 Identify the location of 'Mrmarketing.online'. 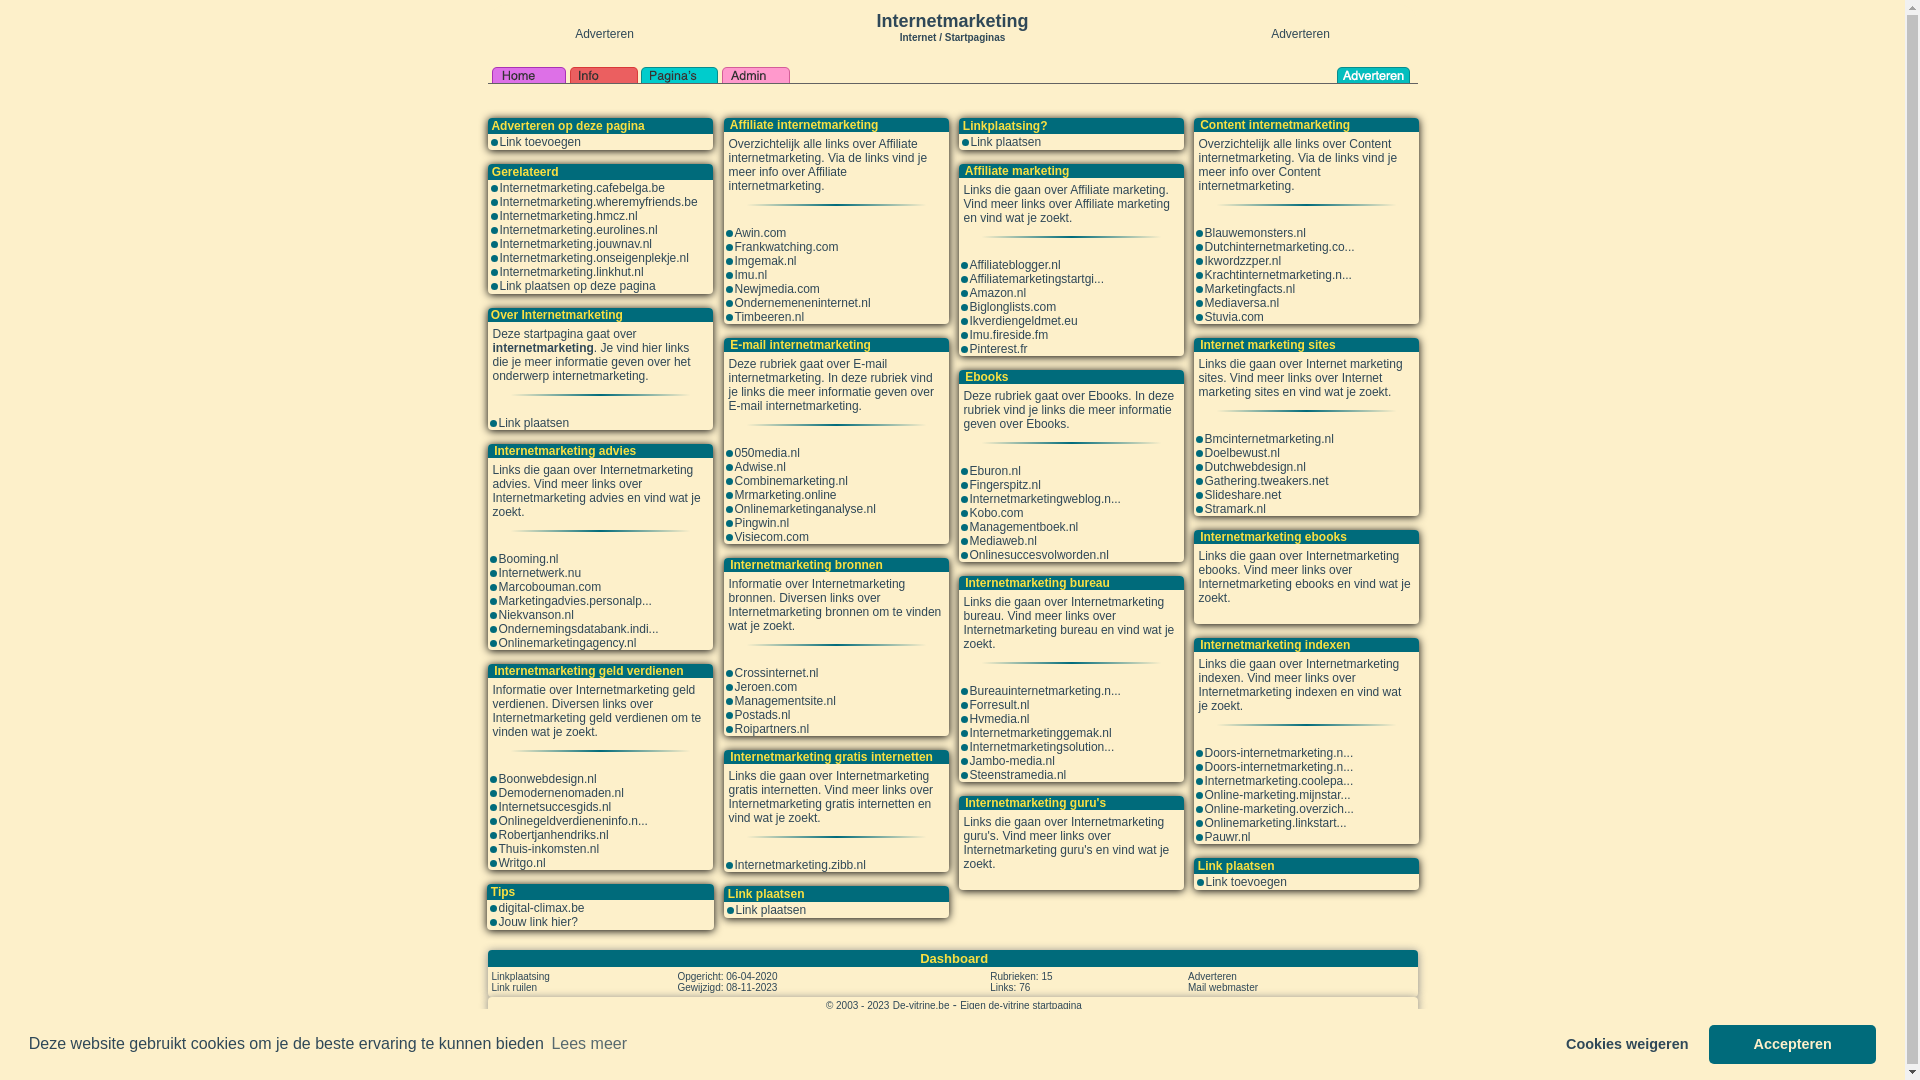
(784, 494).